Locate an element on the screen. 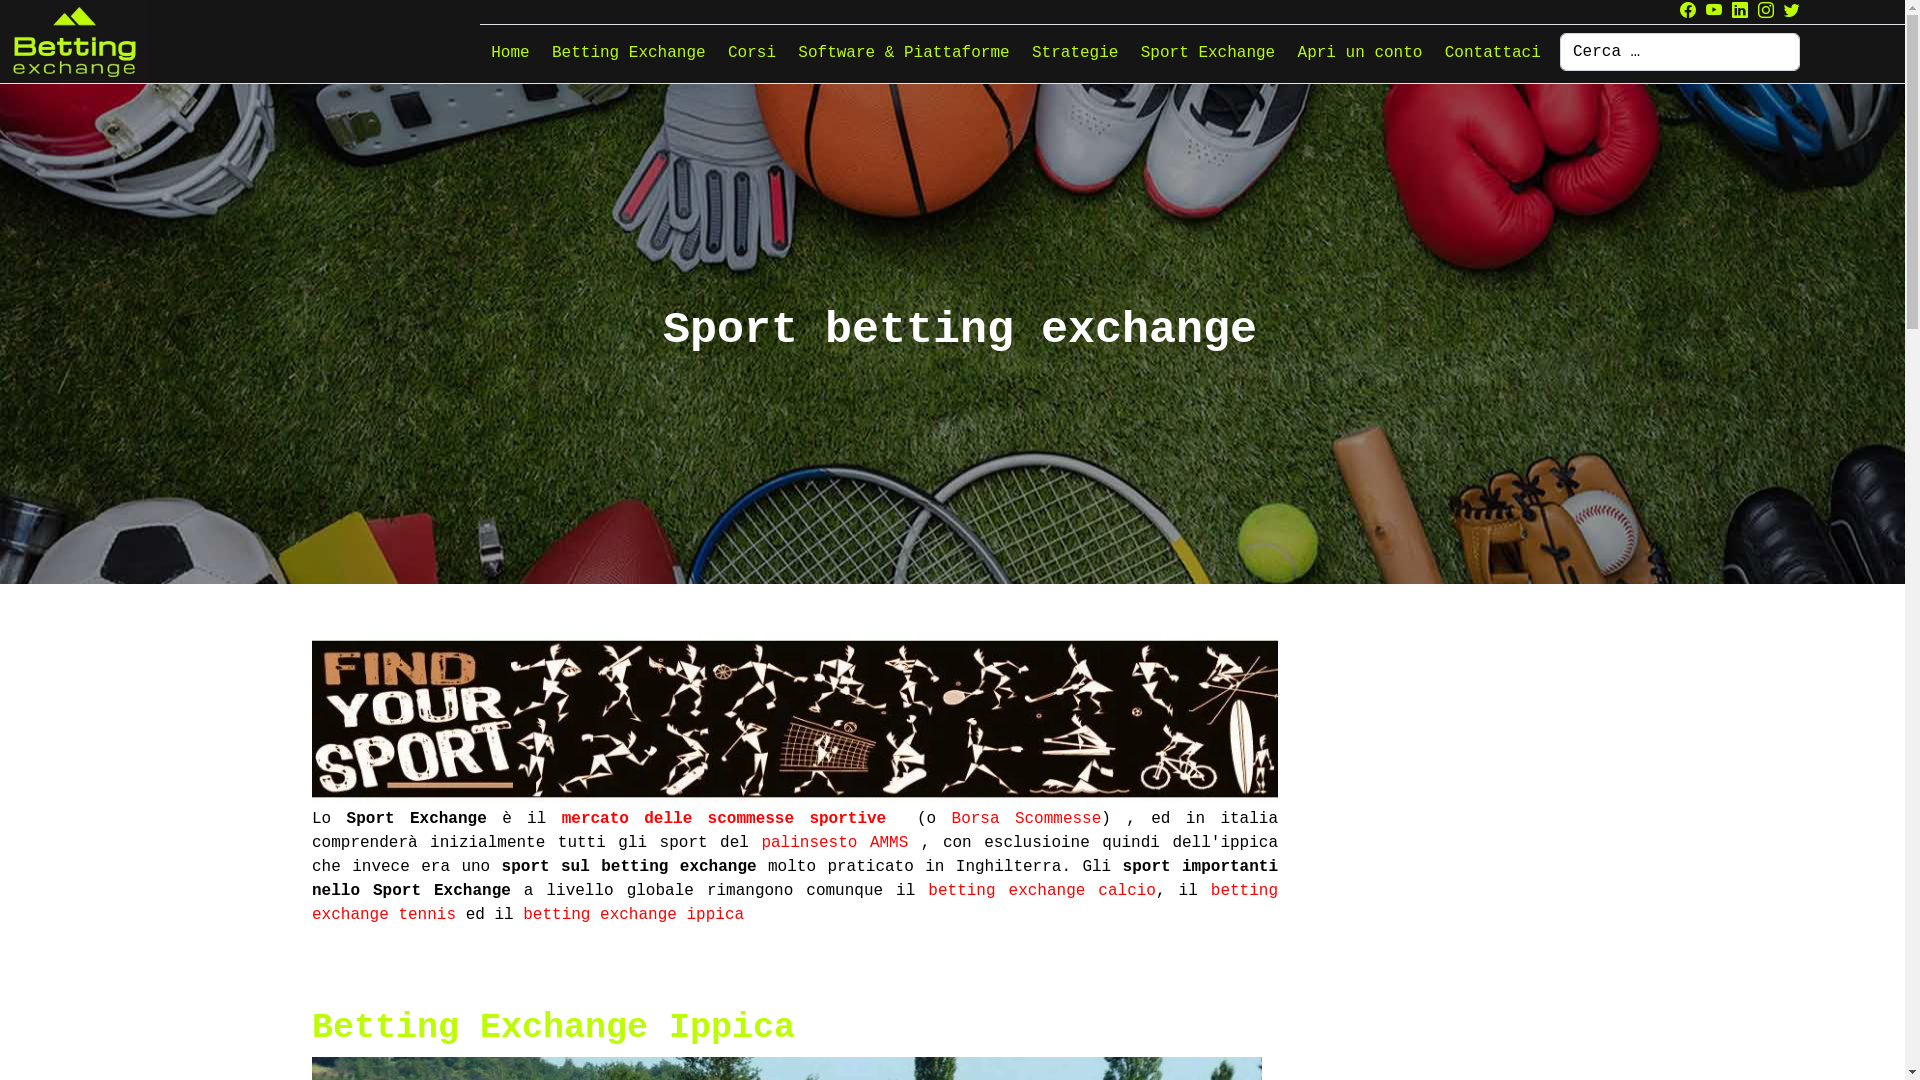 This screenshot has height=1080, width=1920. 'palinsesto AMMS' is located at coordinates (834, 843).